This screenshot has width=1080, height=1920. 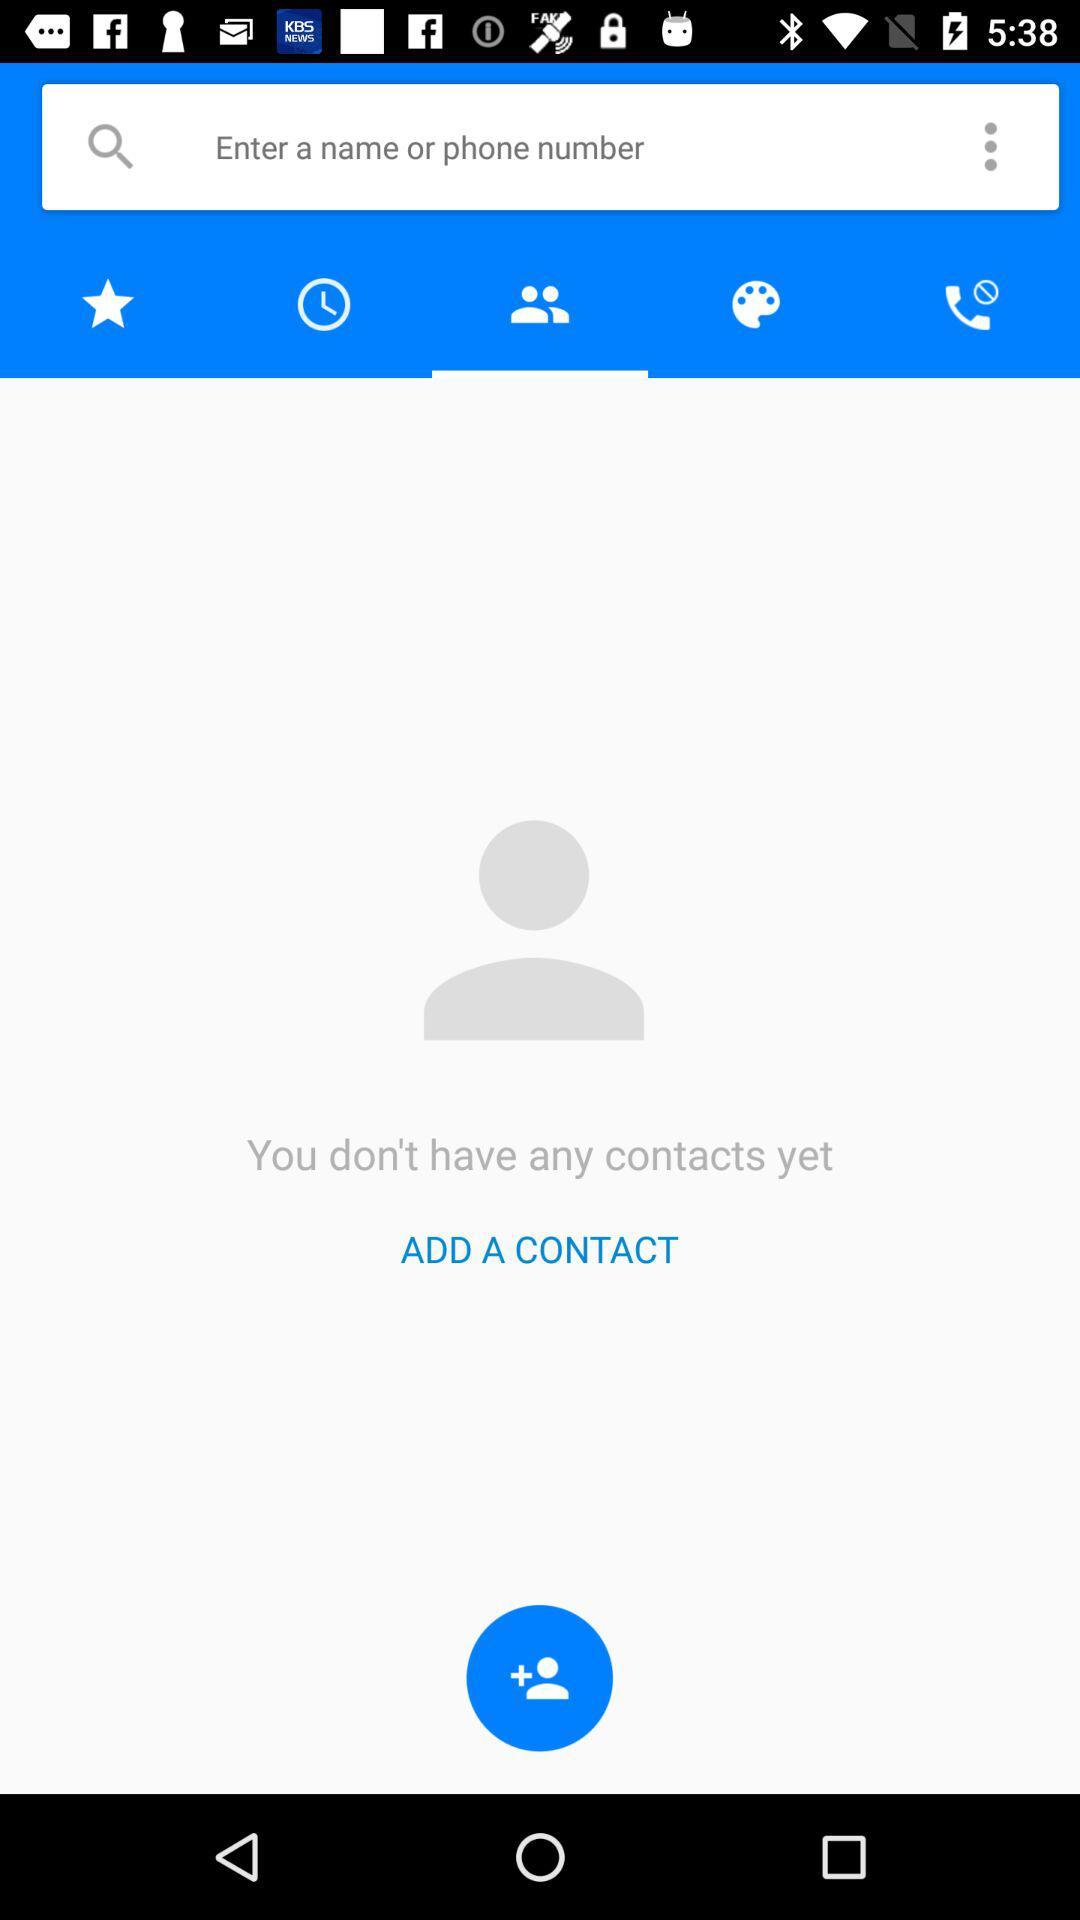 What do you see at coordinates (538, 1247) in the screenshot?
I see `the item below the you don t icon` at bounding box center [538, 1247].